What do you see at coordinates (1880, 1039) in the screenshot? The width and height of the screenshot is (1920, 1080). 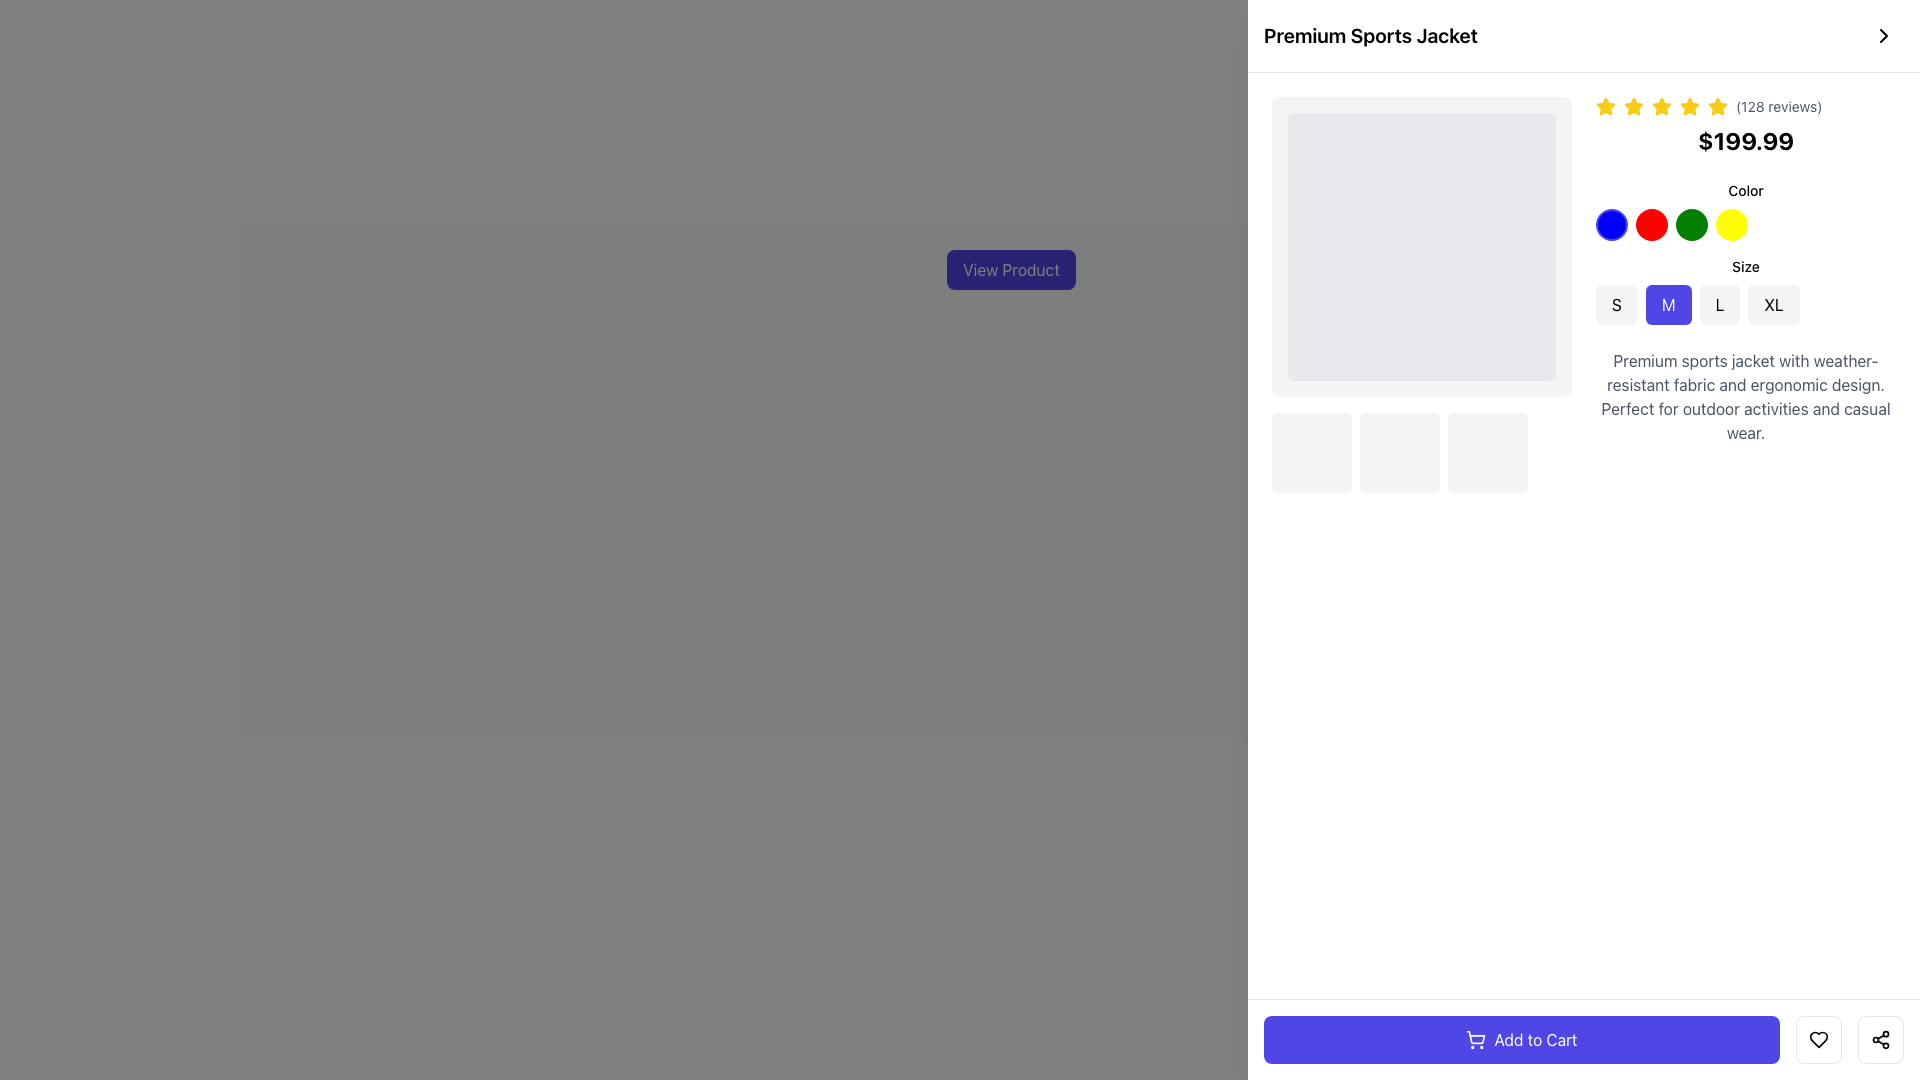 I see `the share button located to the far right of the horizontal group, adjacent to the heart-shaped icon button, to share content` at bounding box center [1880, 1039].